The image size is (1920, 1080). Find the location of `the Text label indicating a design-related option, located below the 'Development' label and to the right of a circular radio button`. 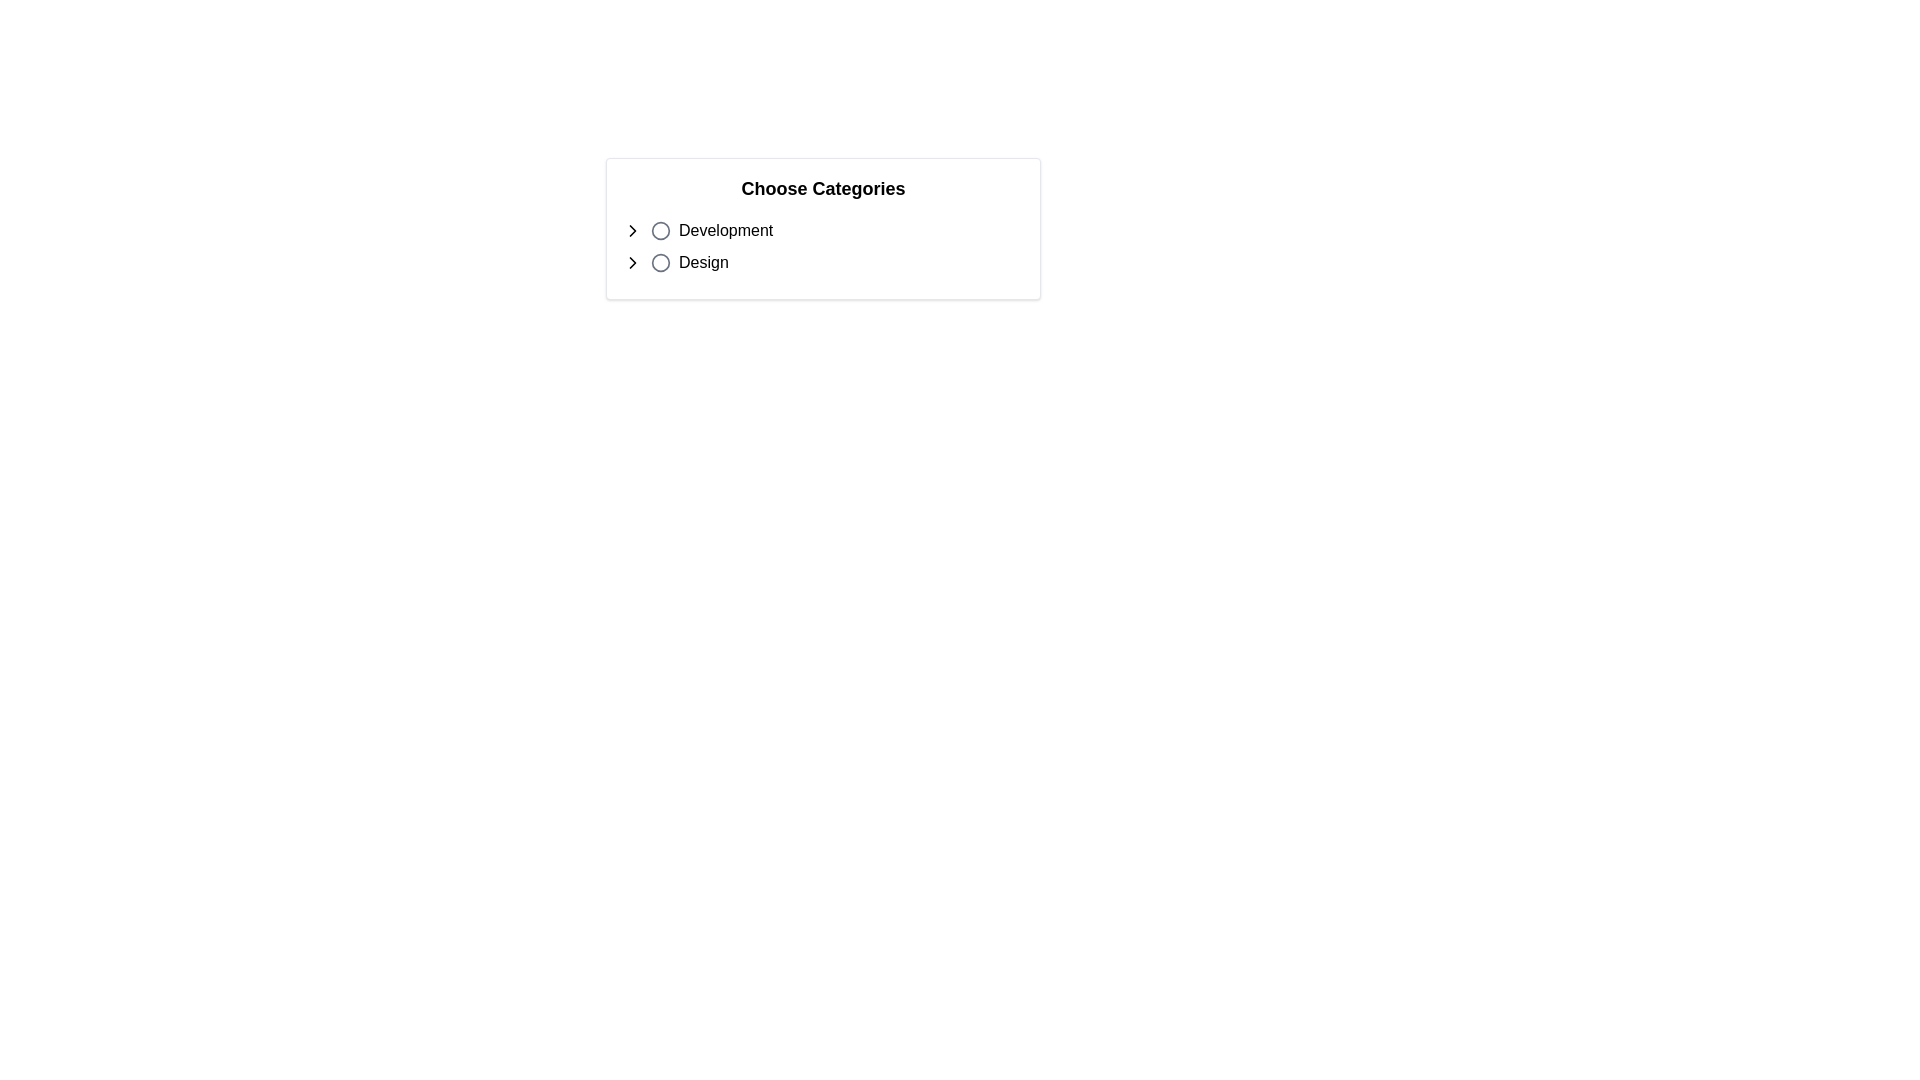

the Text label indicating a design-related option, located below the 'Development' label and to the right of a circular radio button is located at coordinates (703, 261).